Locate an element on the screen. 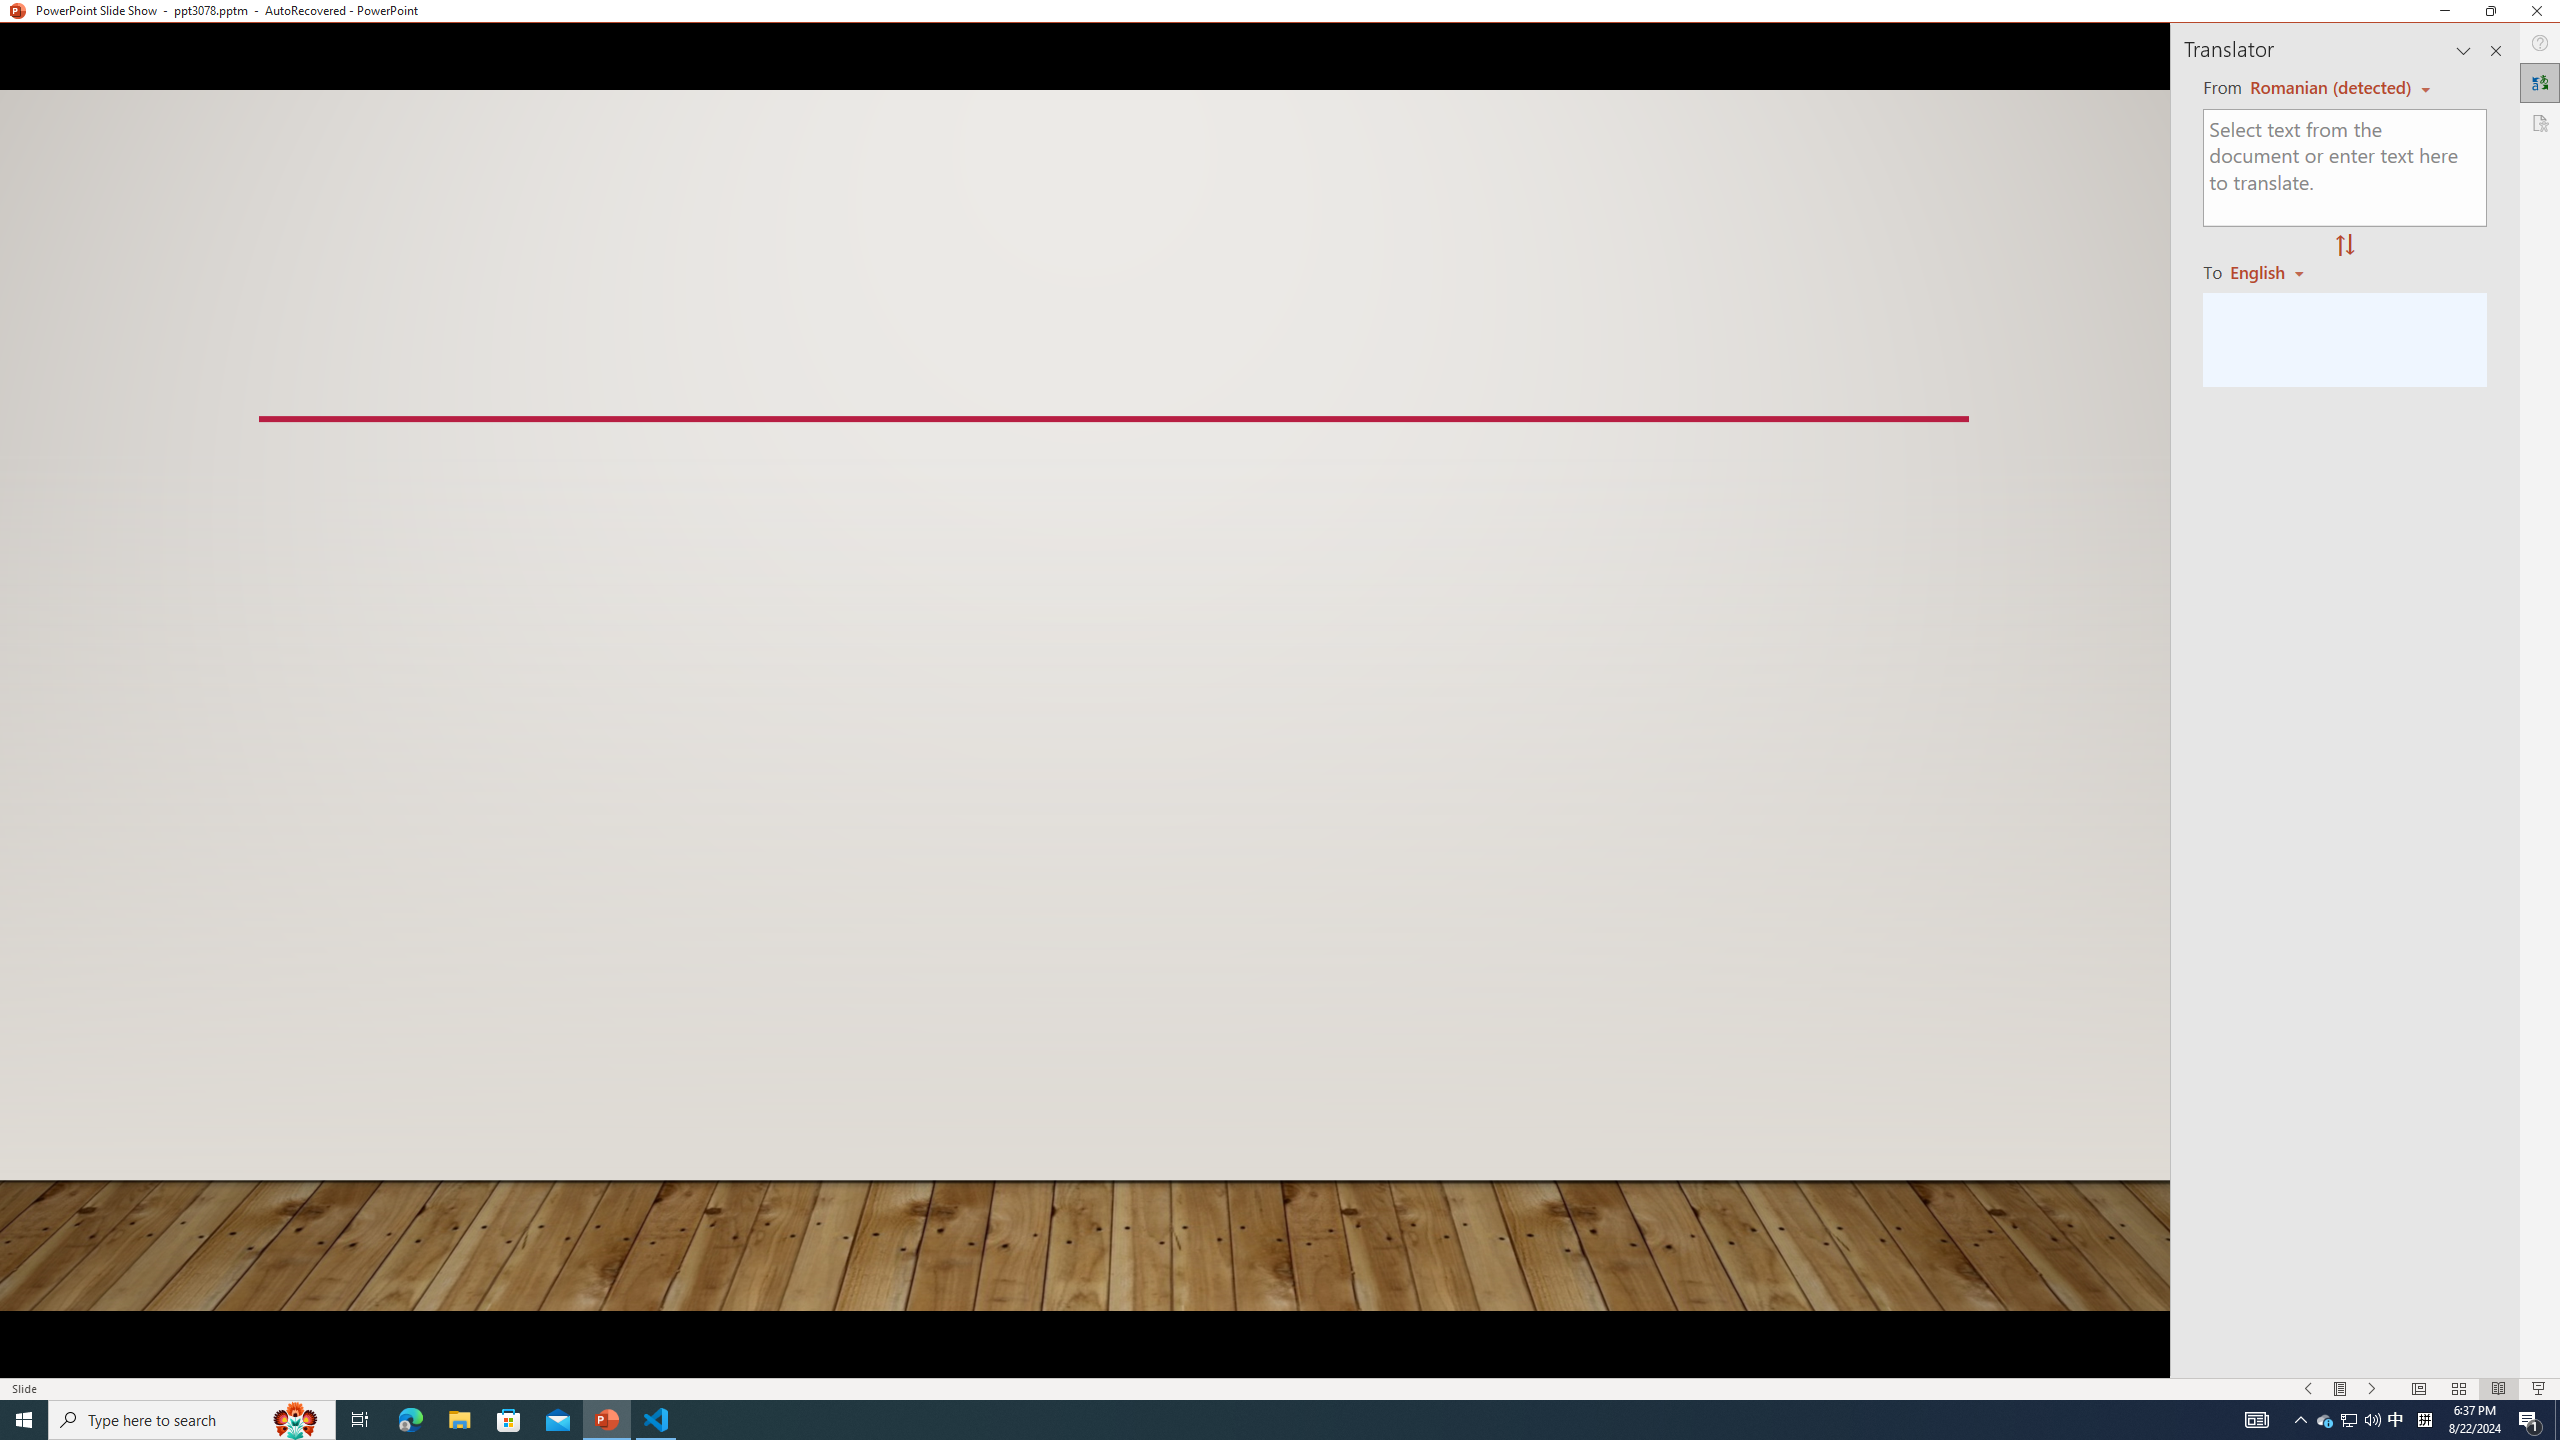  'Menu On' is located at coordinates (2340, 1389).